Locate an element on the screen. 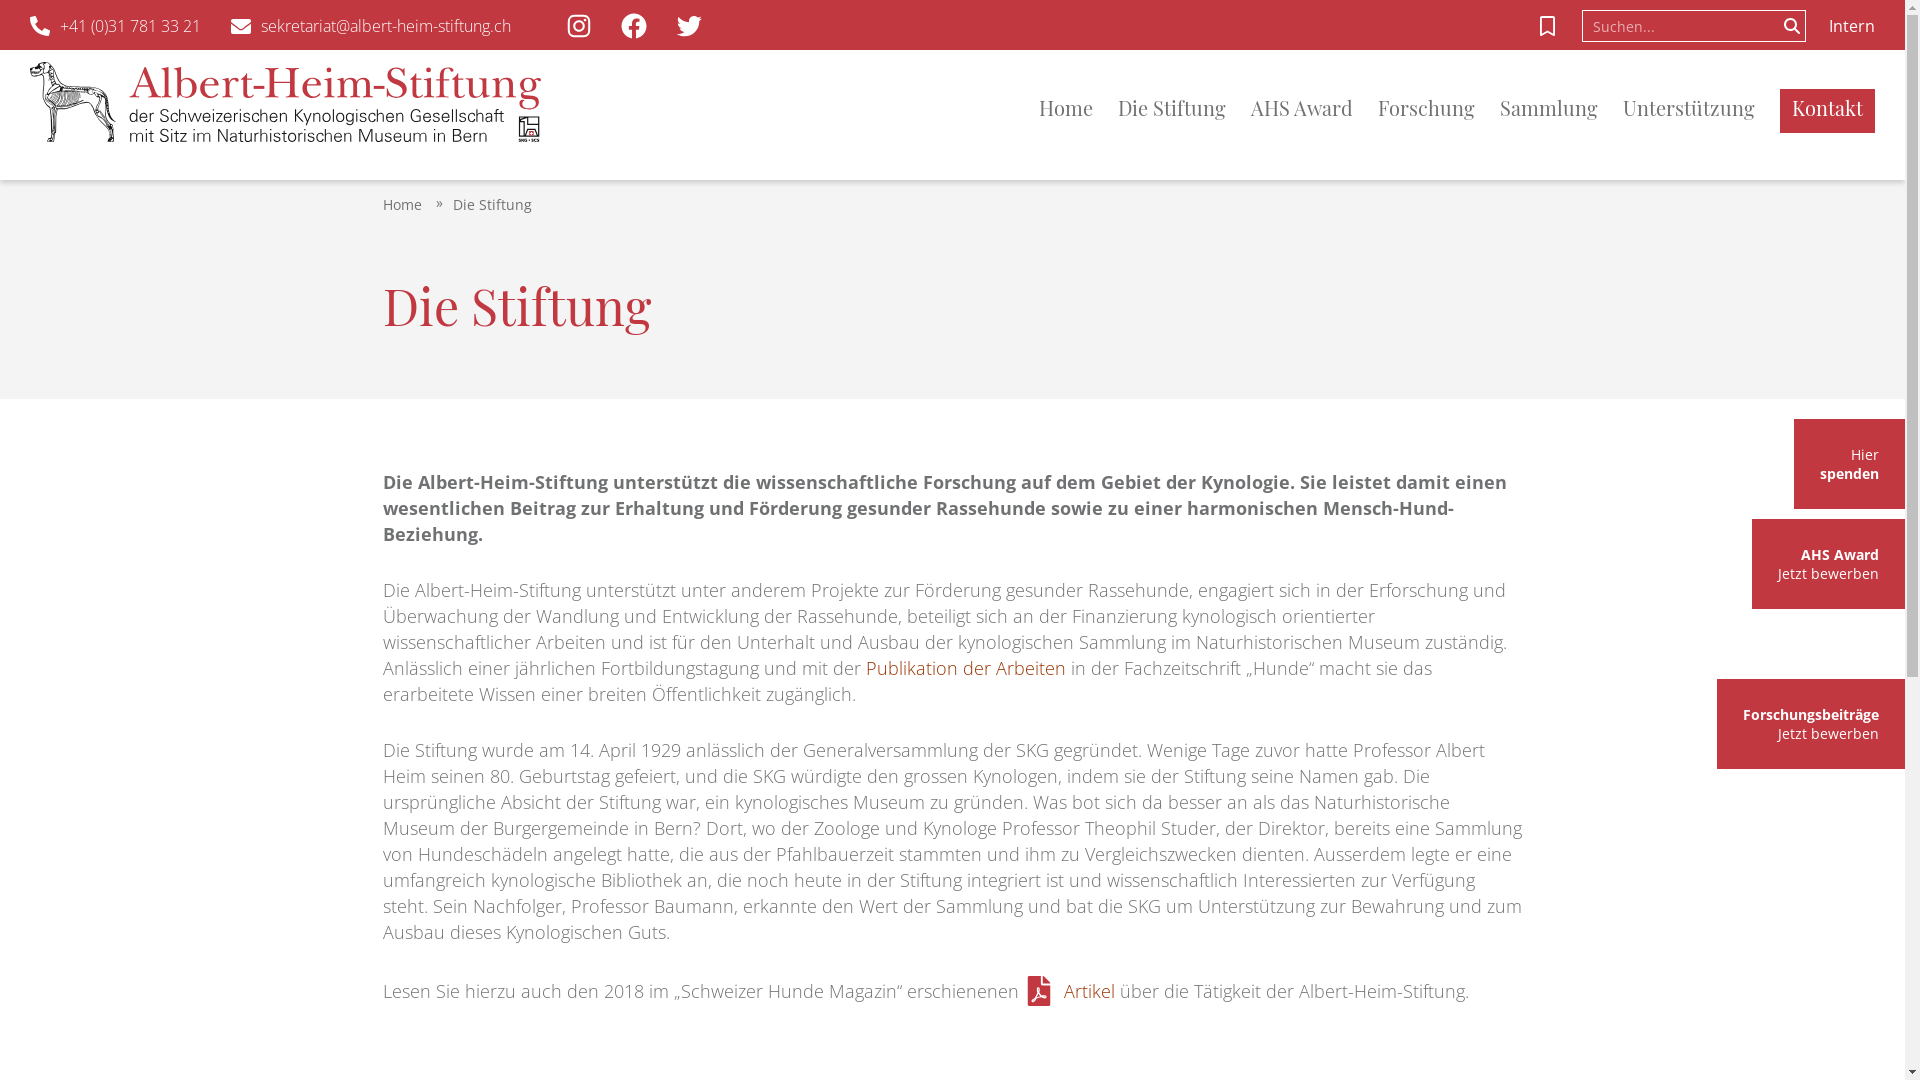 The width and height of the screenshot is (1920, 1080). 'Publikation der Arbeiten' is located at coordinates (965, 667).